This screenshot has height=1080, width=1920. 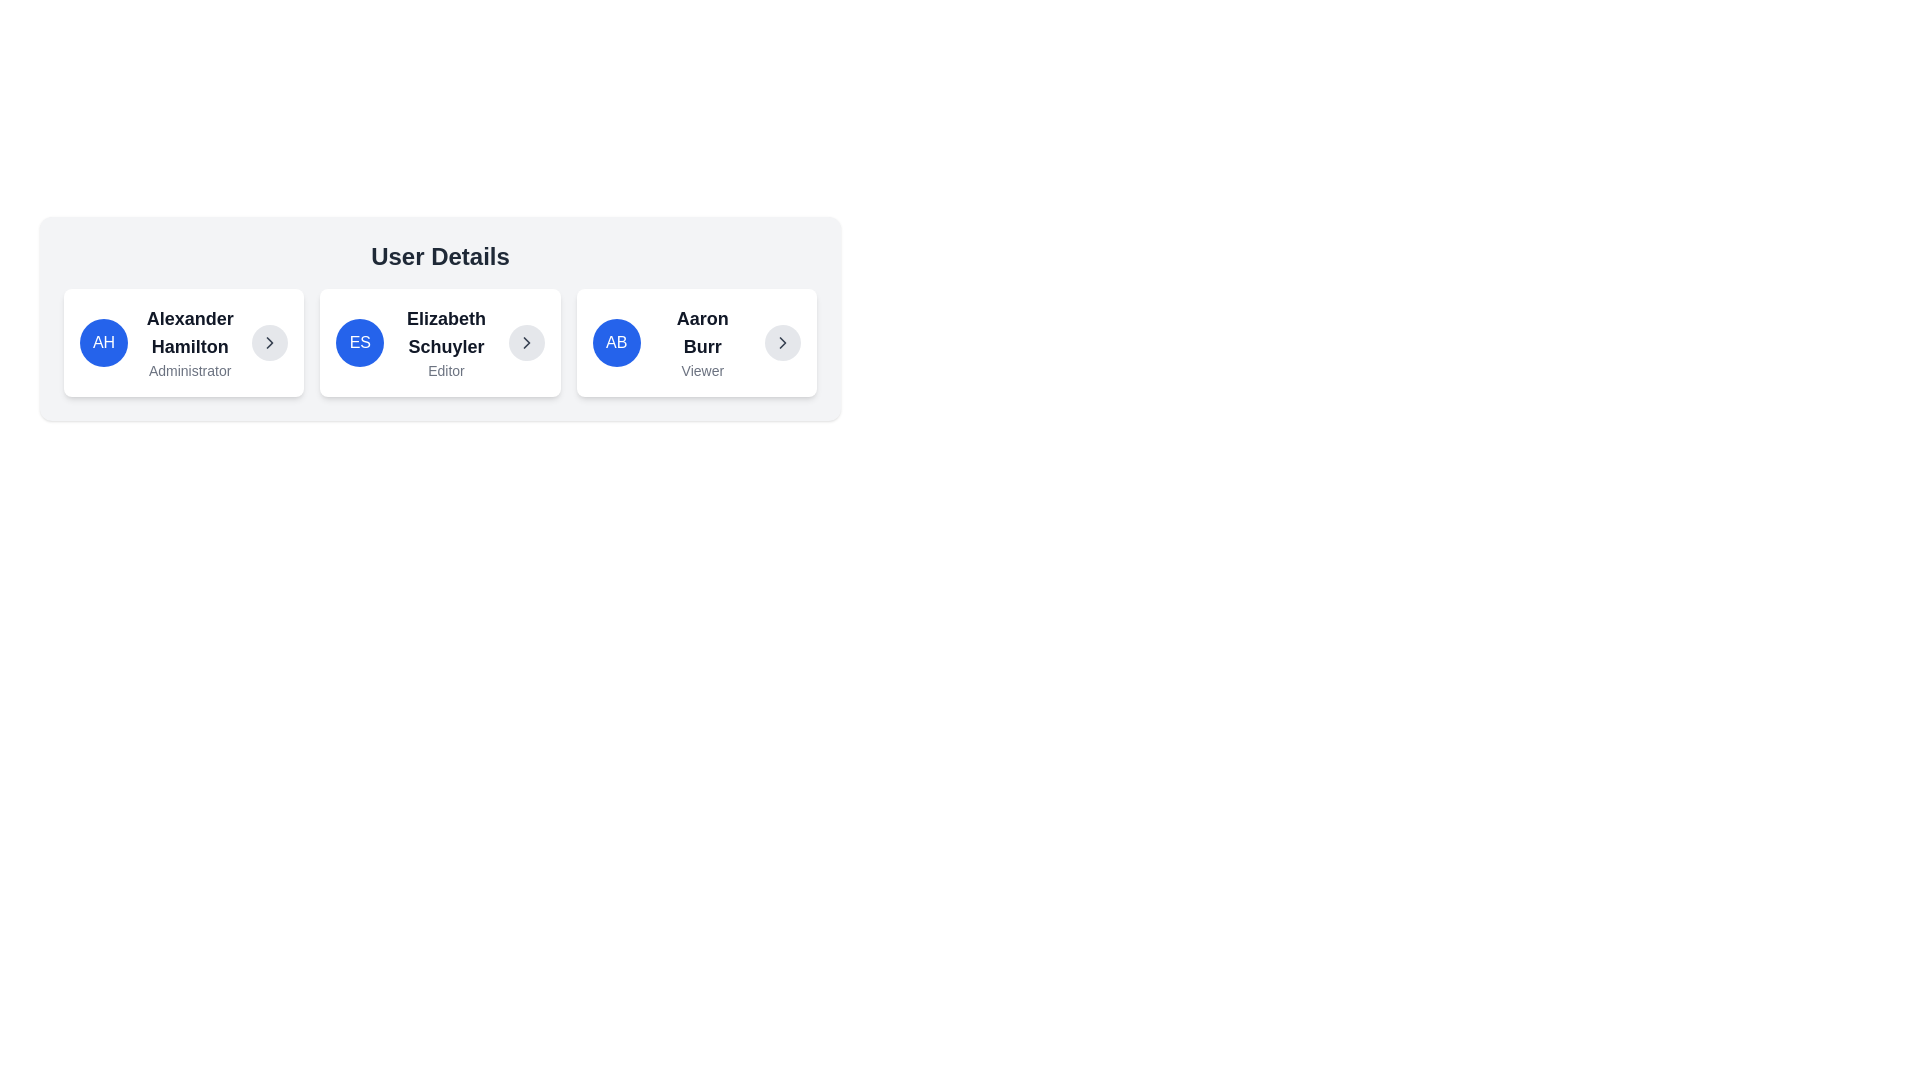 What do you see at coordinates (526, 342) in the screenshot?
I see `the right-pointing arrow icon within a circular button` at bounding box center [526, 342].